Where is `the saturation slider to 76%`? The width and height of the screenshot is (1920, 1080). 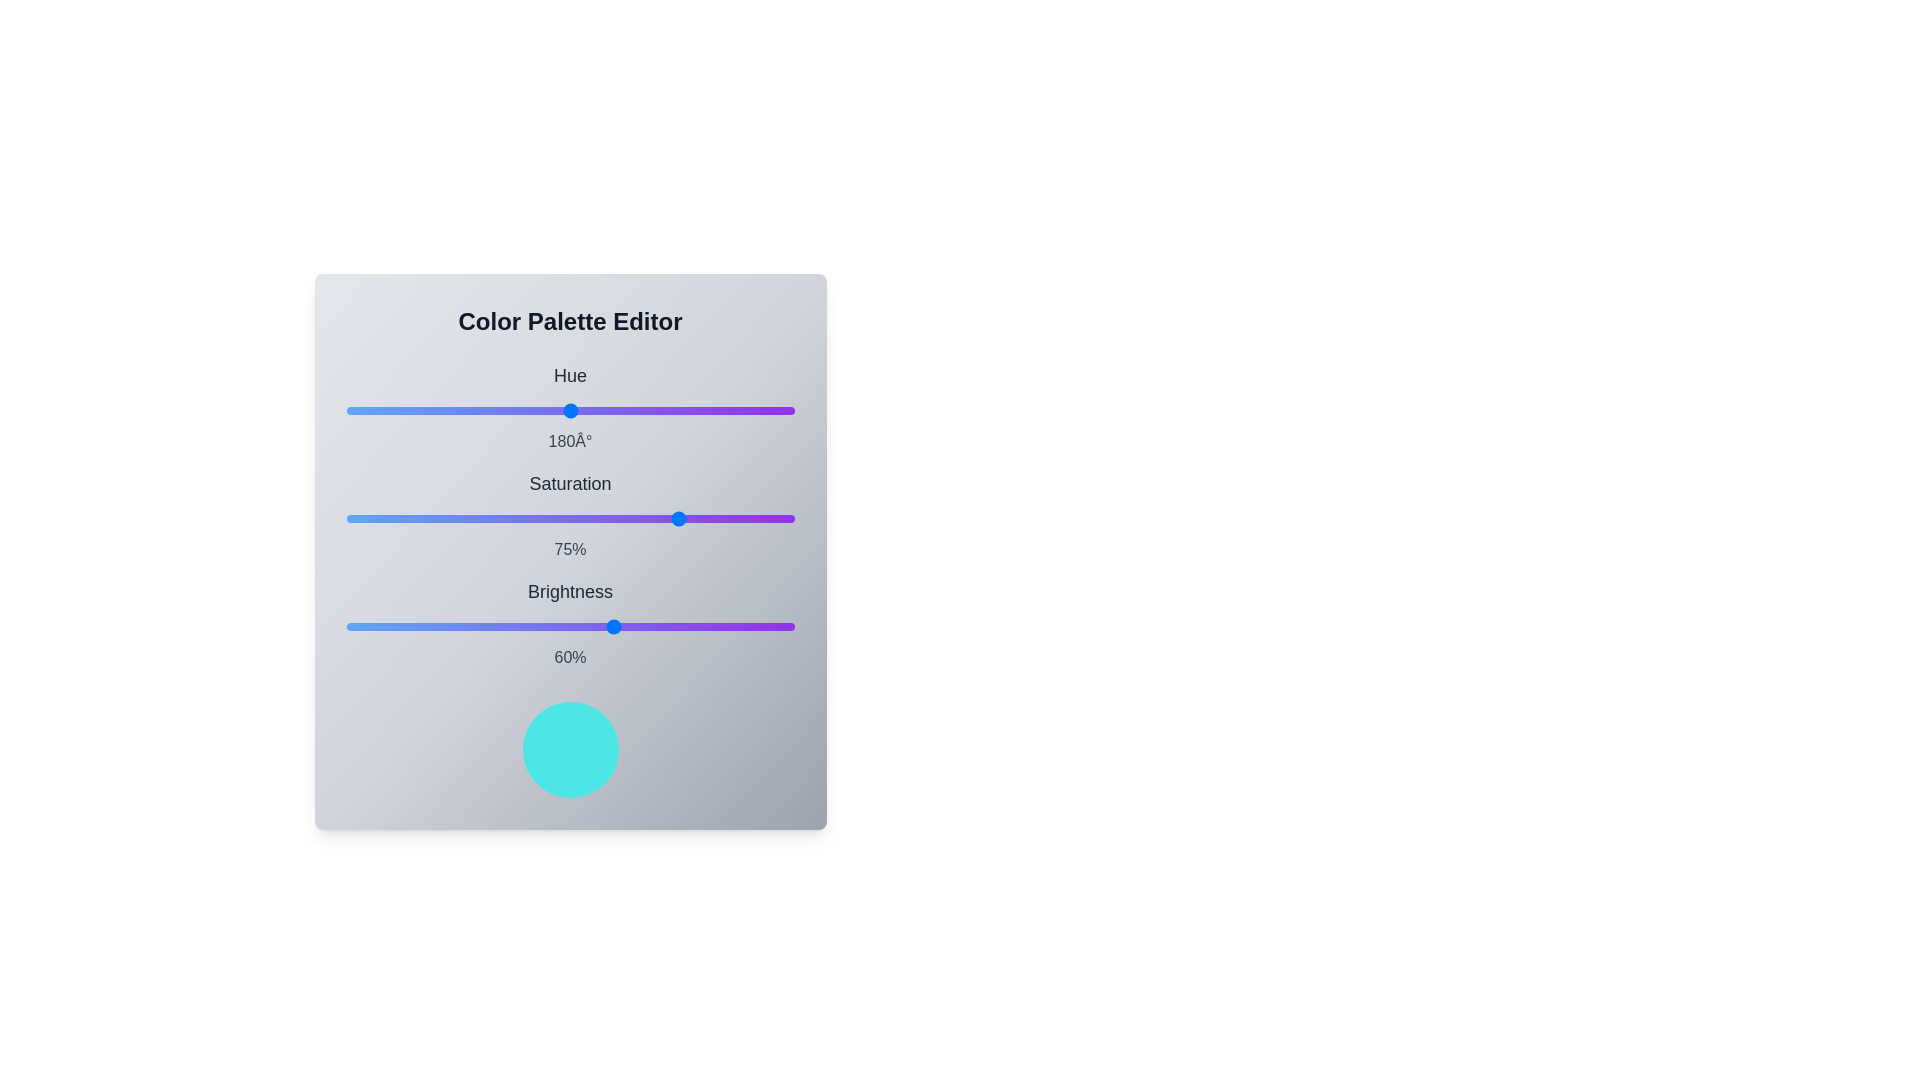 the saturation slider to 76% is located at coordinates (686, 518).